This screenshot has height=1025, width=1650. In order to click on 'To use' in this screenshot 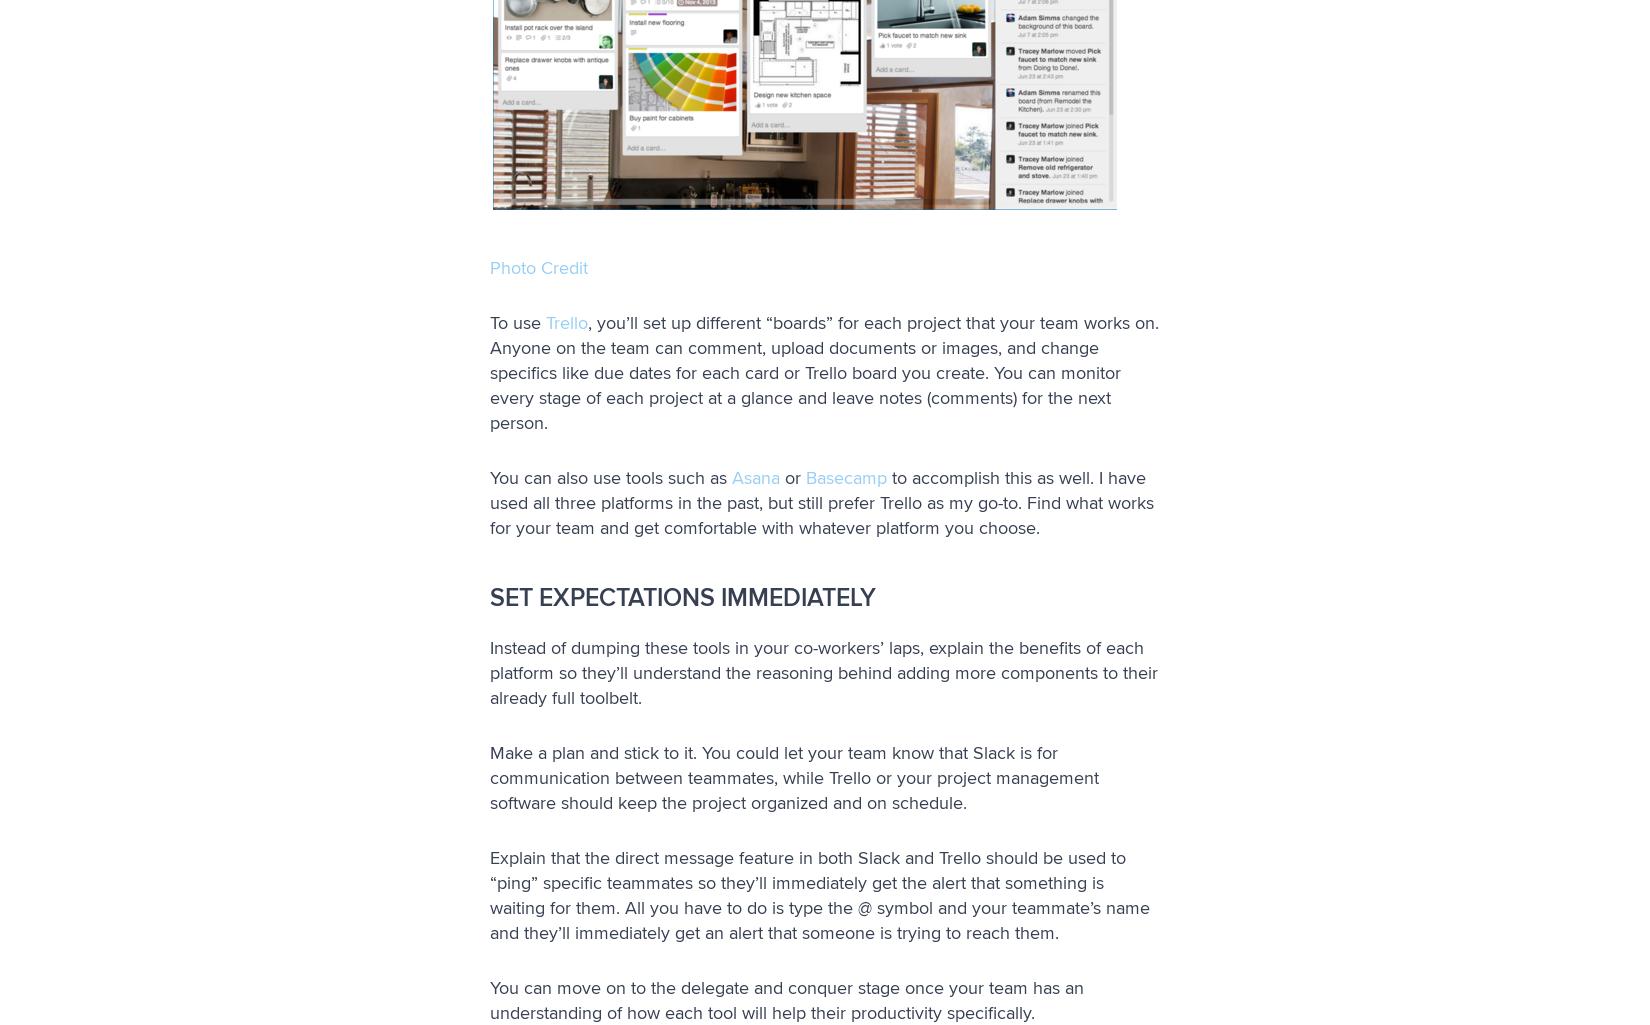, I will do `click(516, 322)`.